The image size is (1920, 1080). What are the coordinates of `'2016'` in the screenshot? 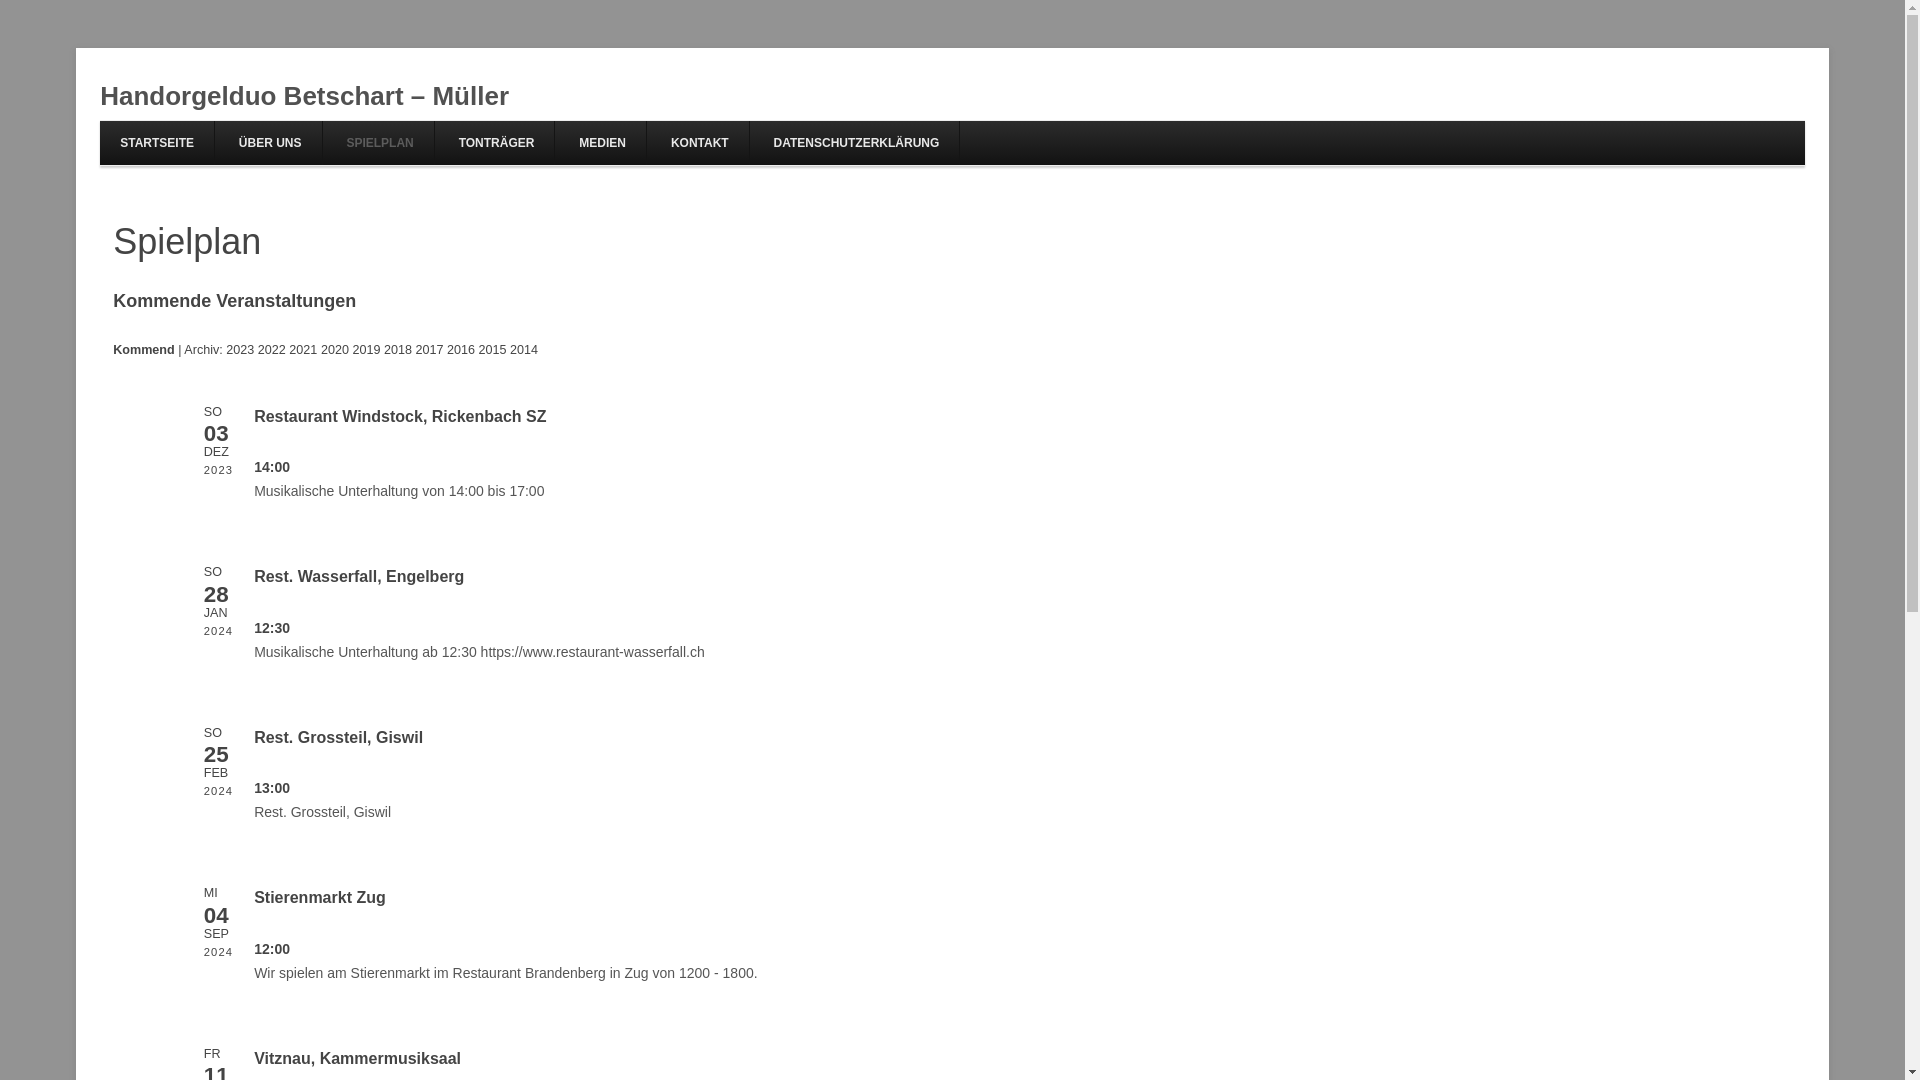 It's located at (459, 349).